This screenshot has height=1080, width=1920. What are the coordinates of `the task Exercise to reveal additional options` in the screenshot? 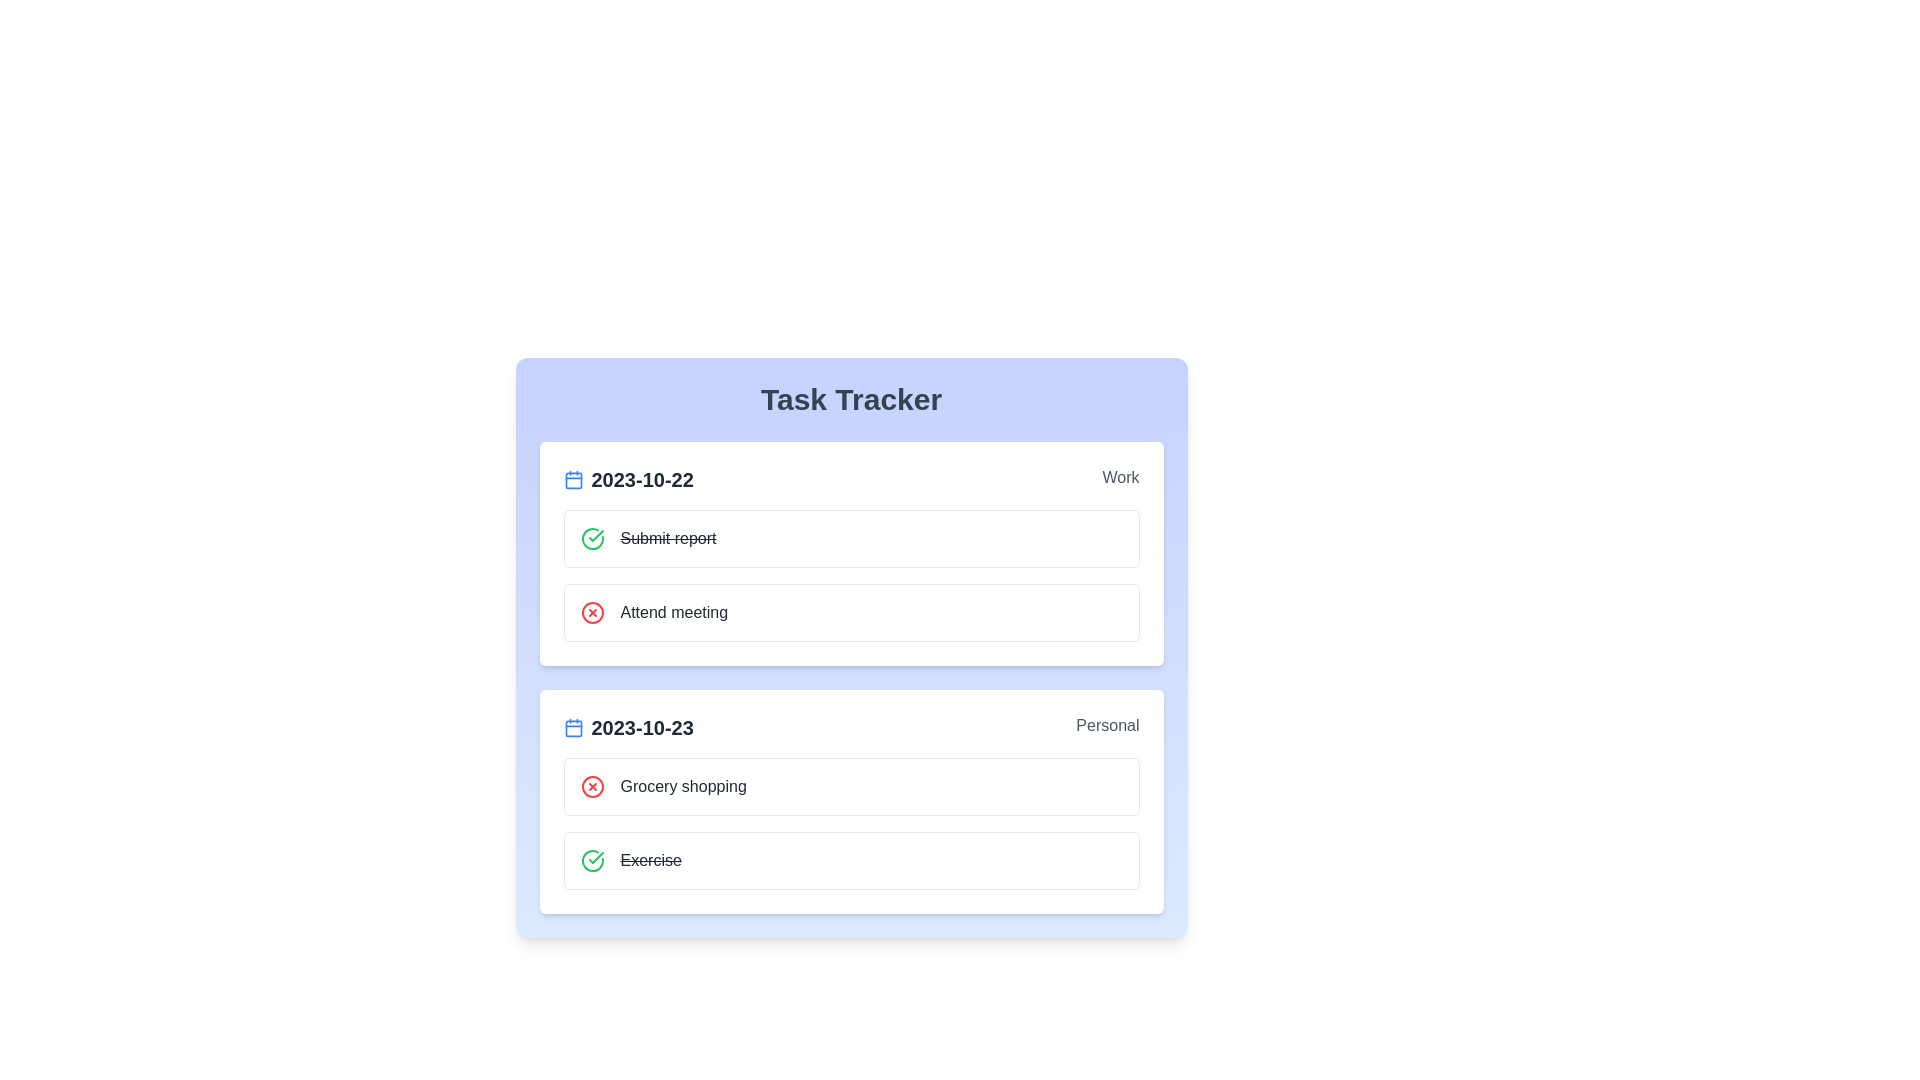 It's located at (651, 859).